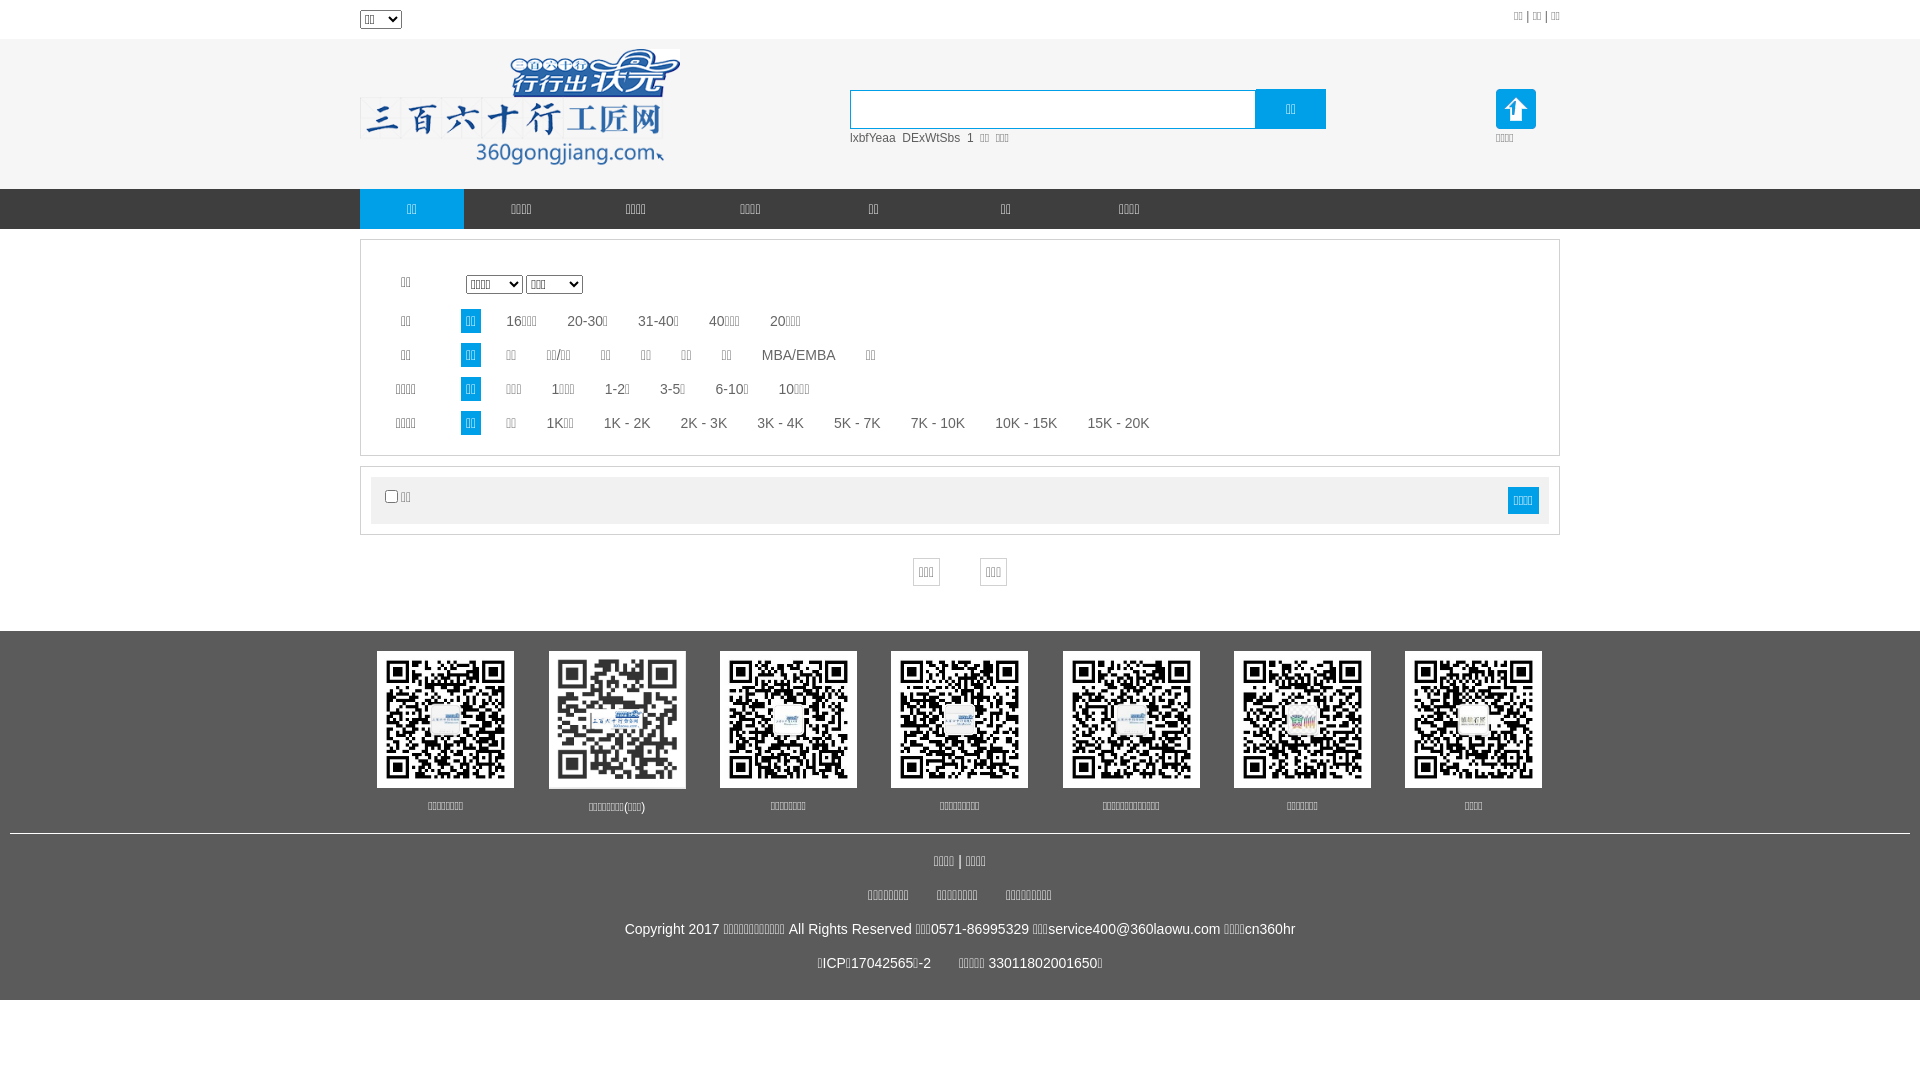  I want to click on '3K - 4K', so click(779, 422).